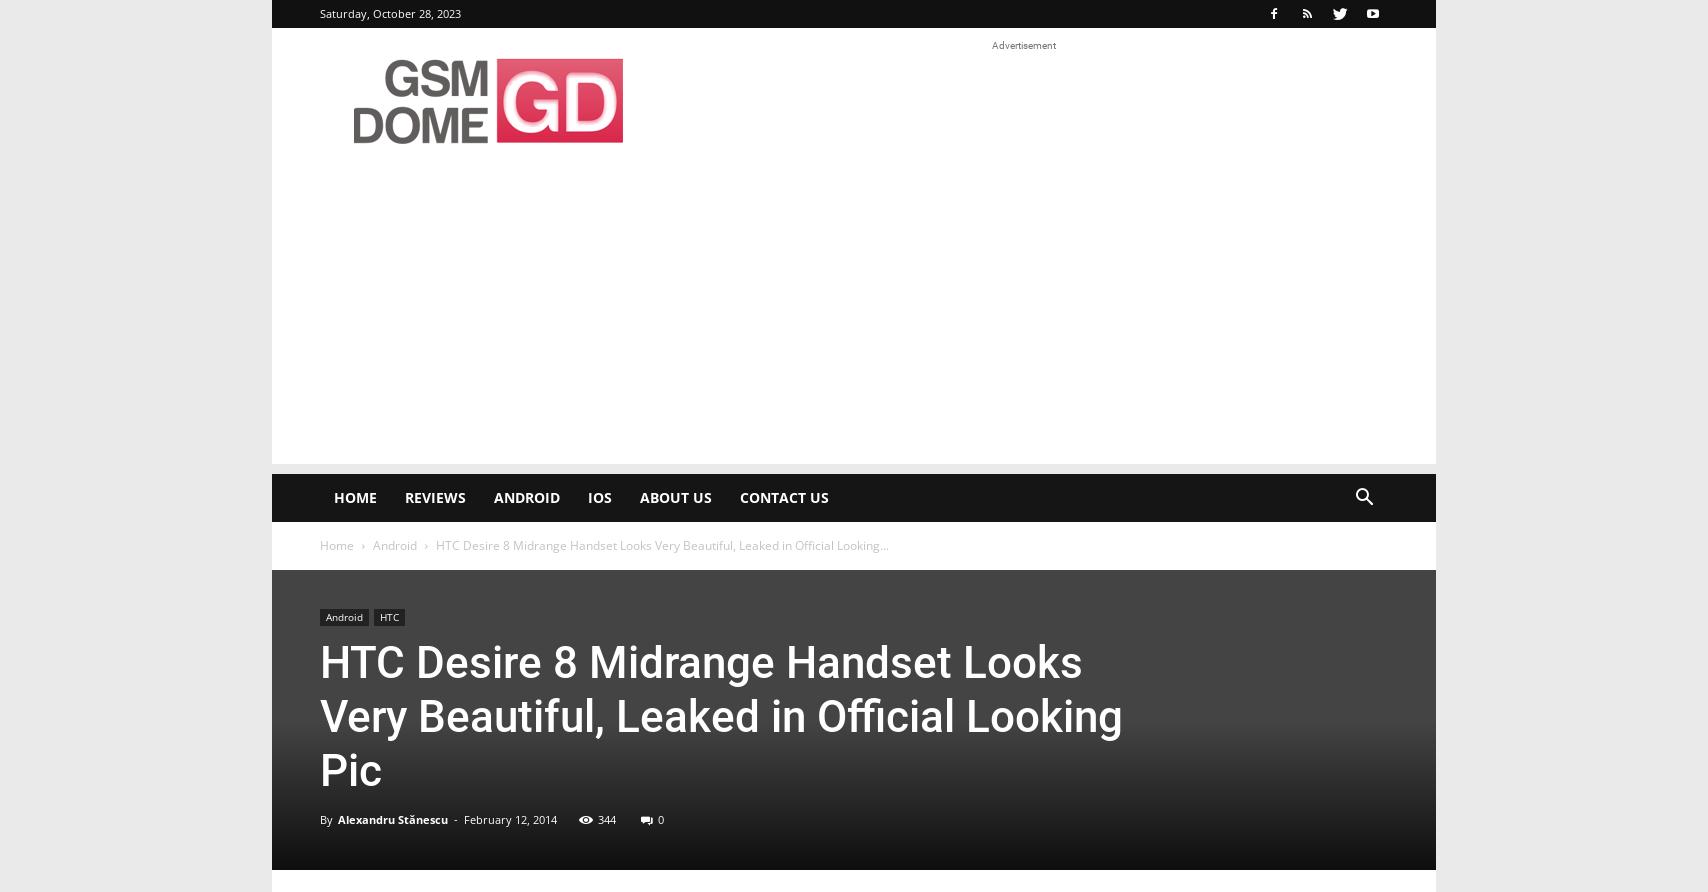 The height and width of the screenshot is (892, 1708). What do you see at coordinates (662, 545) in the screenshot?
I see `'HTC Desire 8 Midrange Handset Looks Very Beautiful, Leaked in Official Looking...'` at bounding box center [662, 545].